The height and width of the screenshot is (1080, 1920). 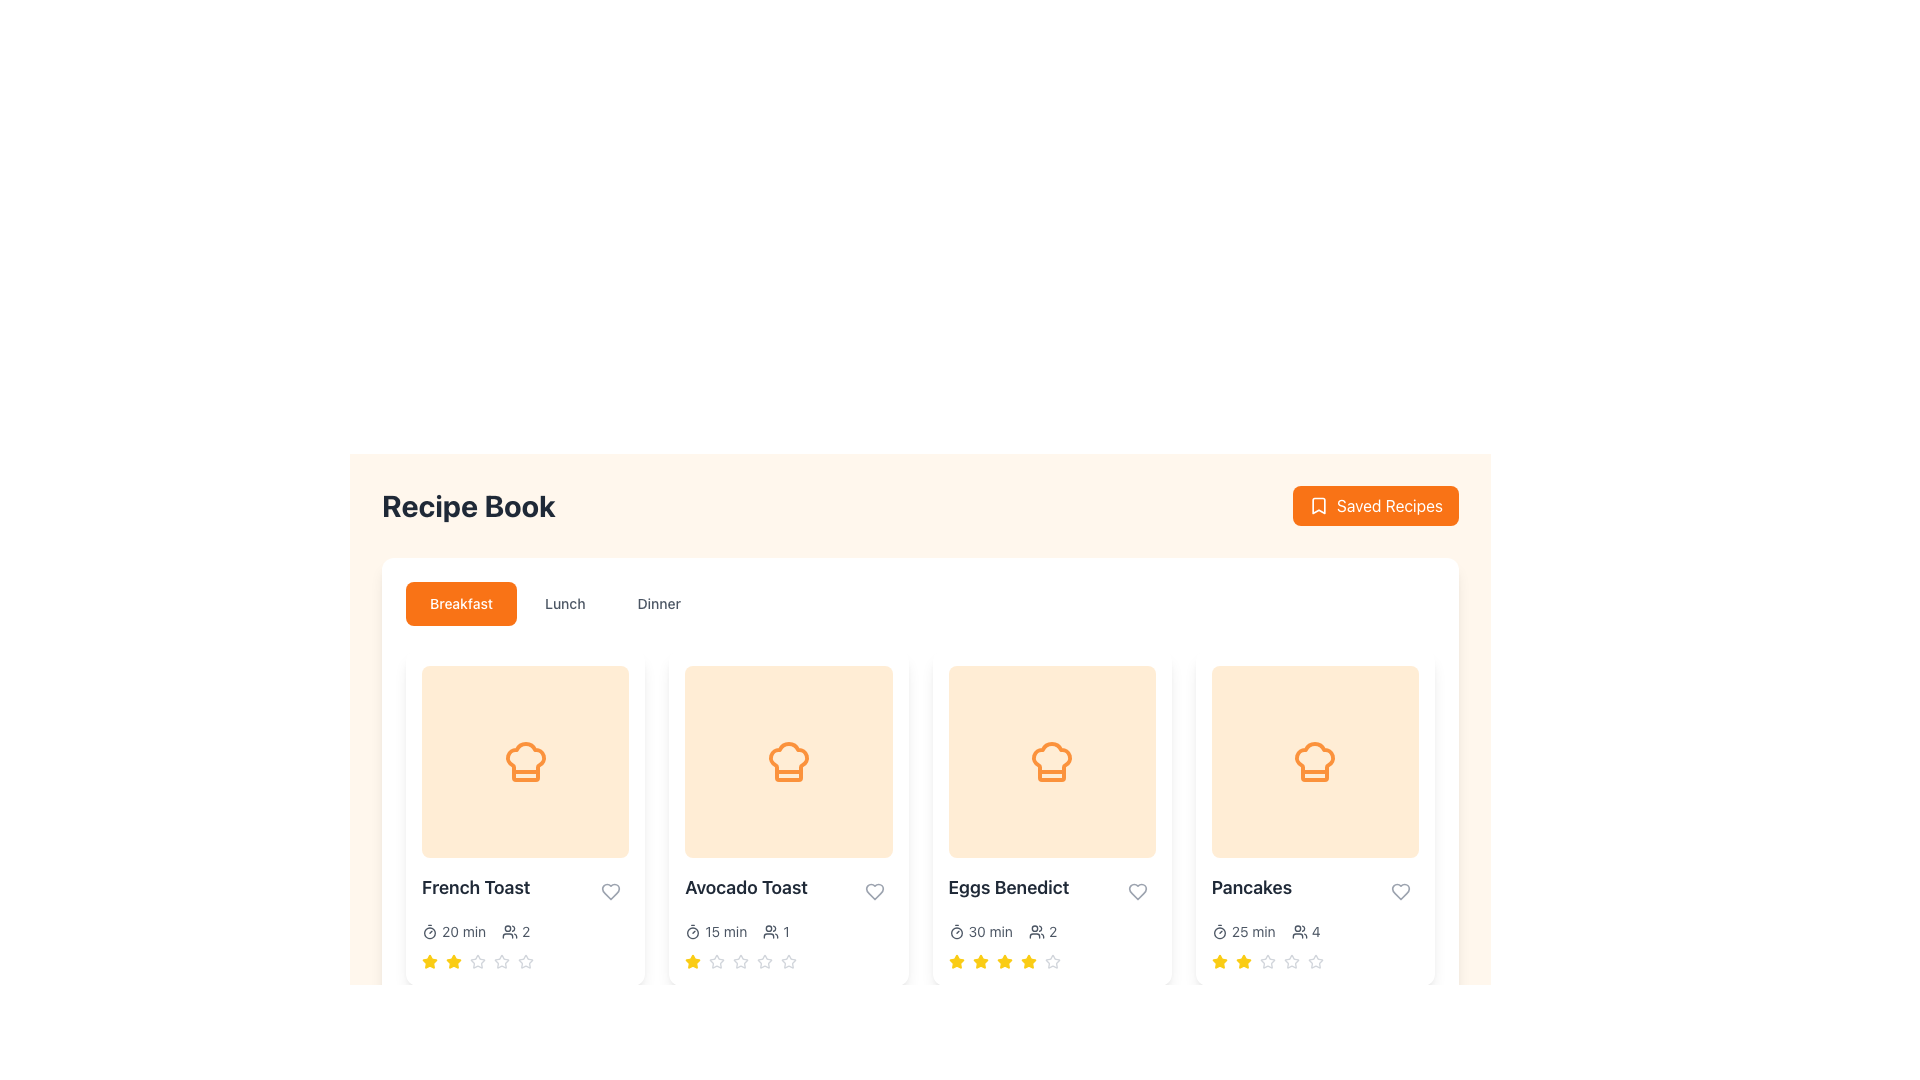 What do you see at coordinates (1036, 932) in the screenshot?
I see `the user group icon, which is a graphical representation of two person silhouettes side by side, located within the 'Eggs Benedict' card beneath the preparation time indicator` at bounding box center [1036, 932].